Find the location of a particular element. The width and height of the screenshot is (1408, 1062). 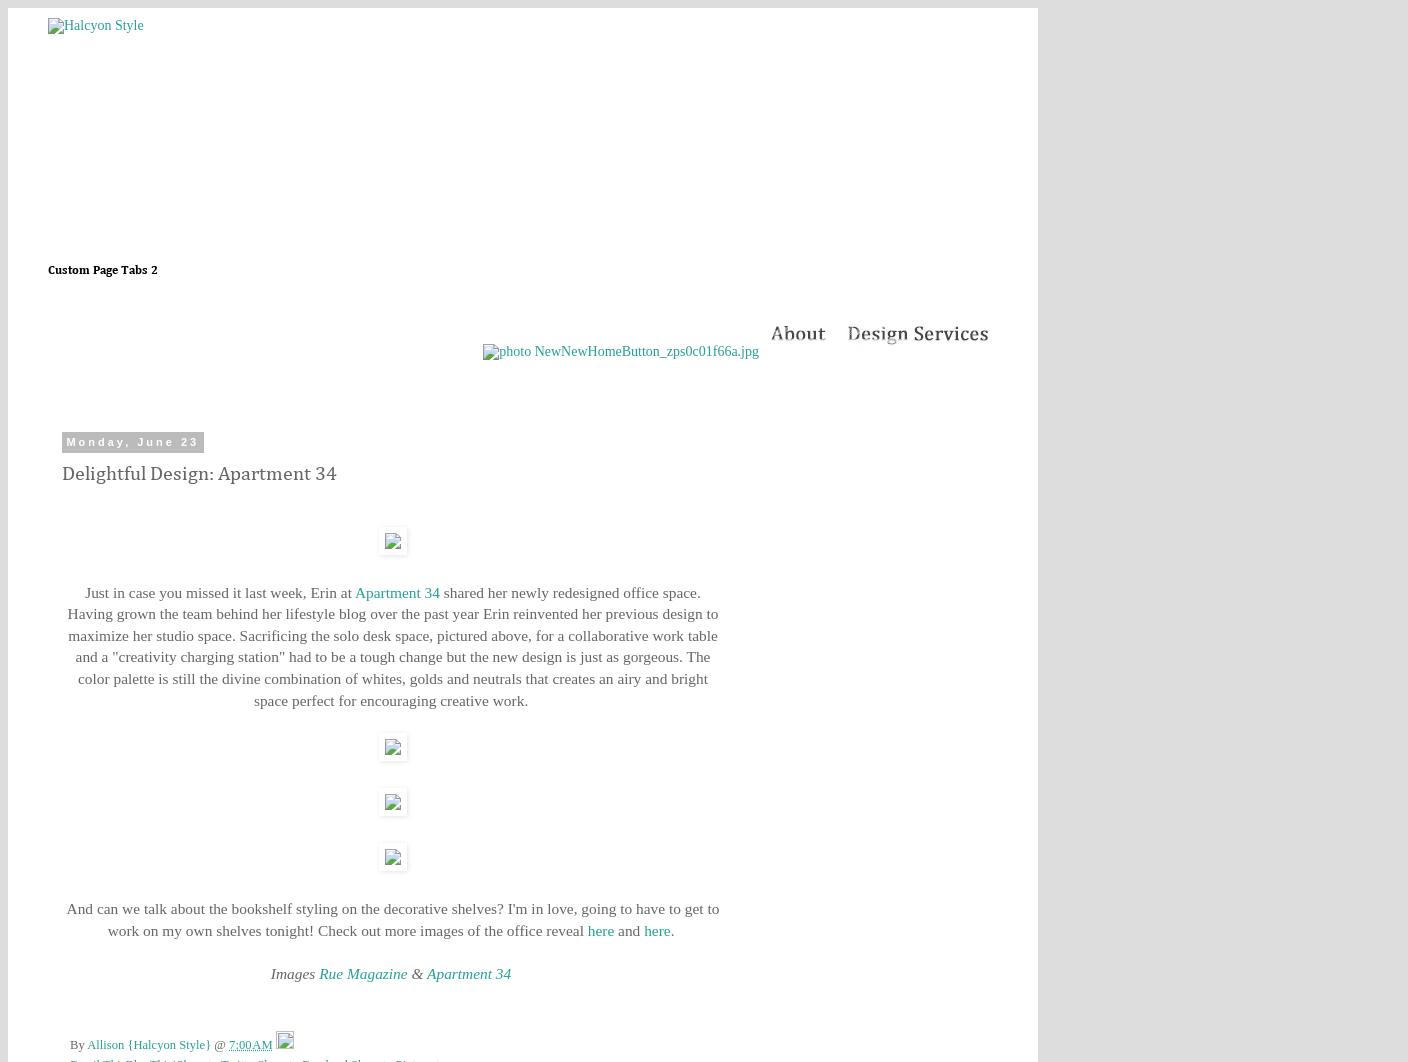

'Delightful Design: Apartment 34' is located at coordinates (198, 472).